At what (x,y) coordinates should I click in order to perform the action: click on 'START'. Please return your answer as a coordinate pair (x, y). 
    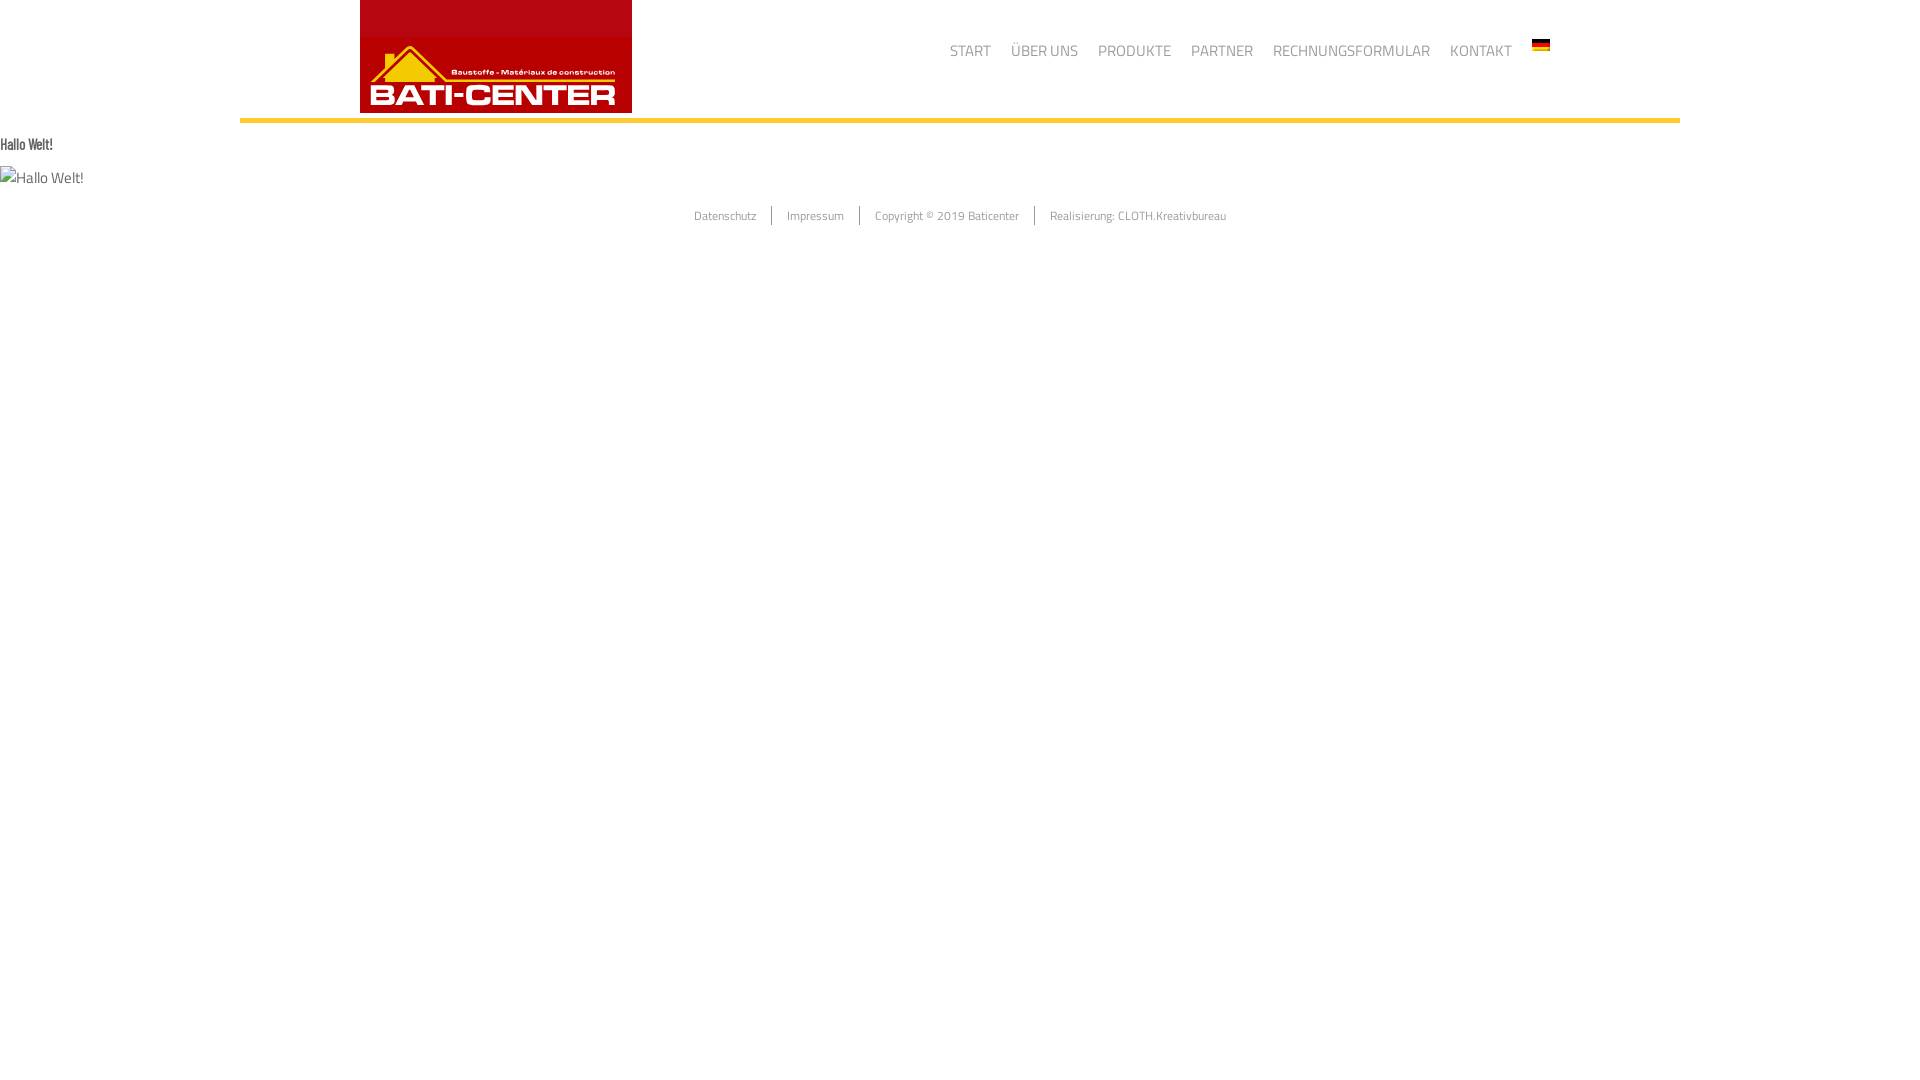
    Looking at the image, I should click on (970, 48).